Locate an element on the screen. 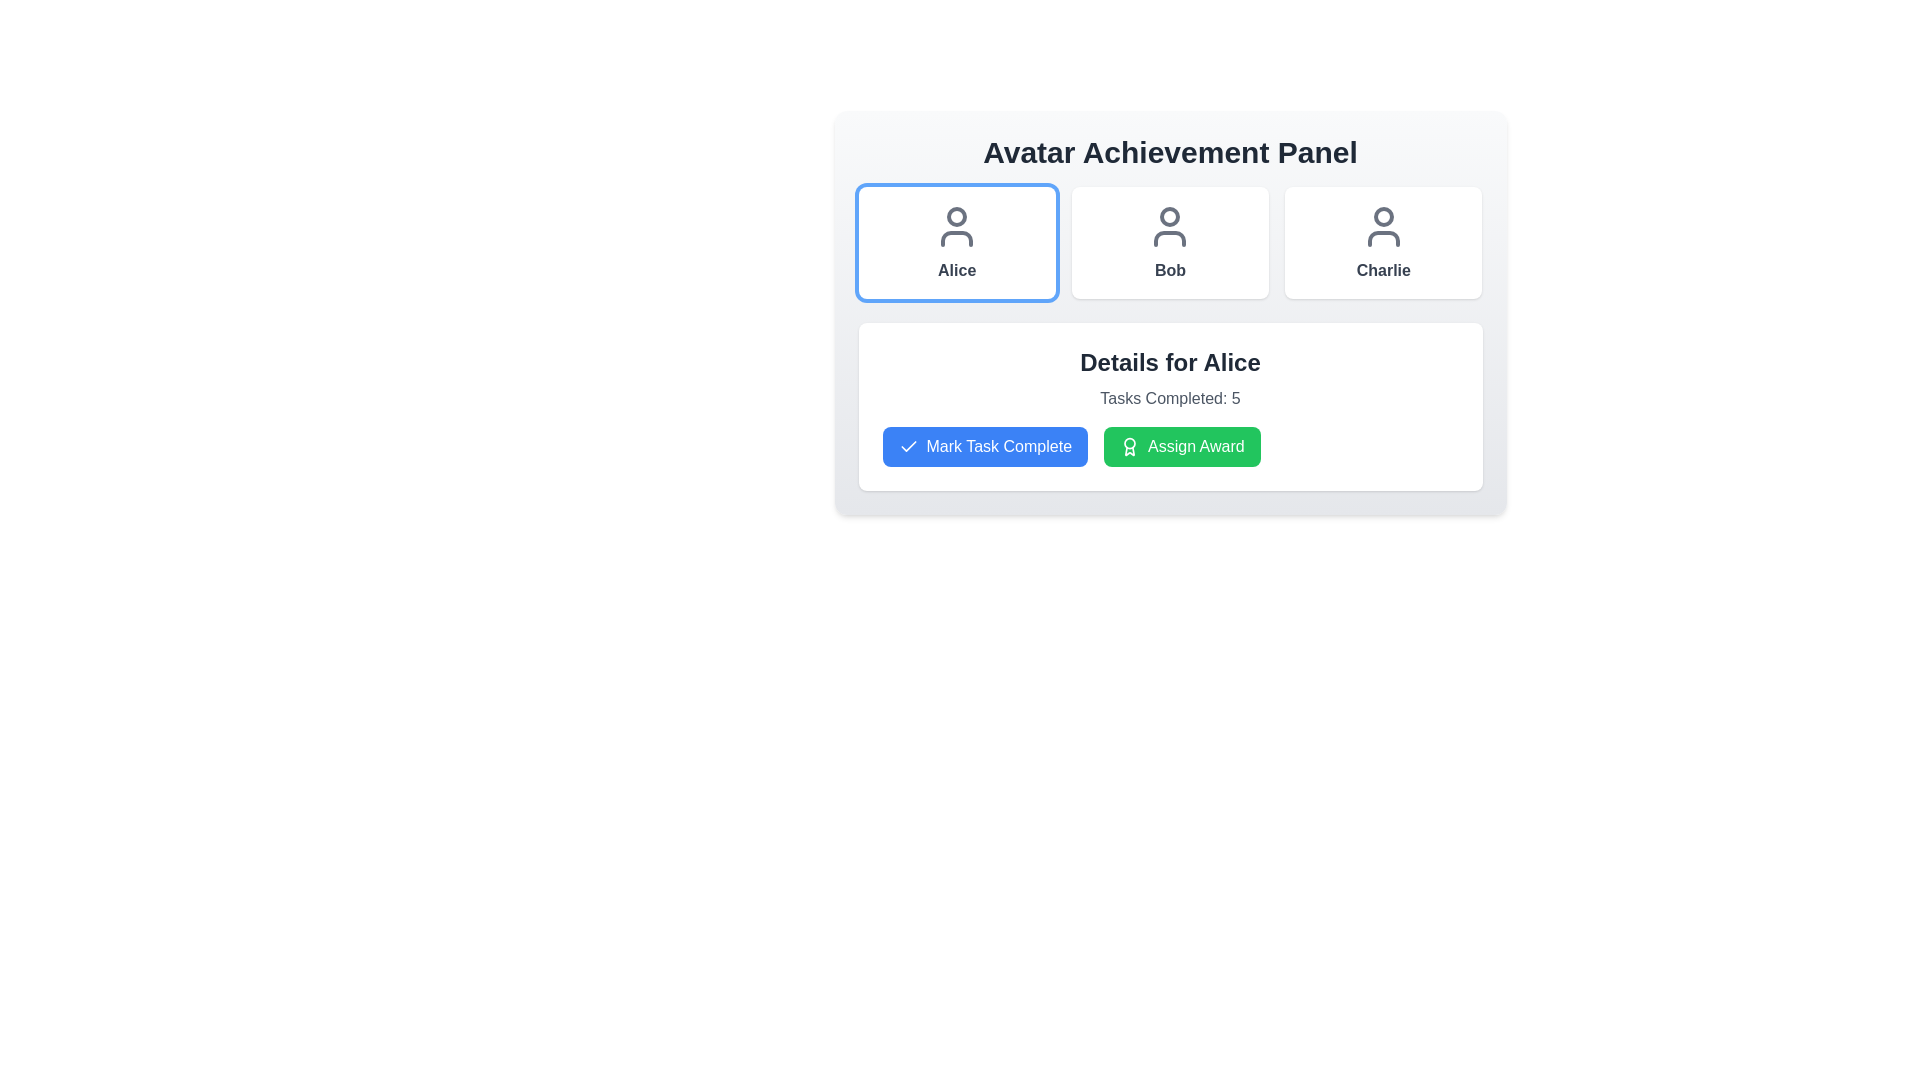  the icon representing the action of marking a task as complete, located within the 'Mark Task Complete' button in the 'Details for Alice' section is located at coordinates (907, 446).